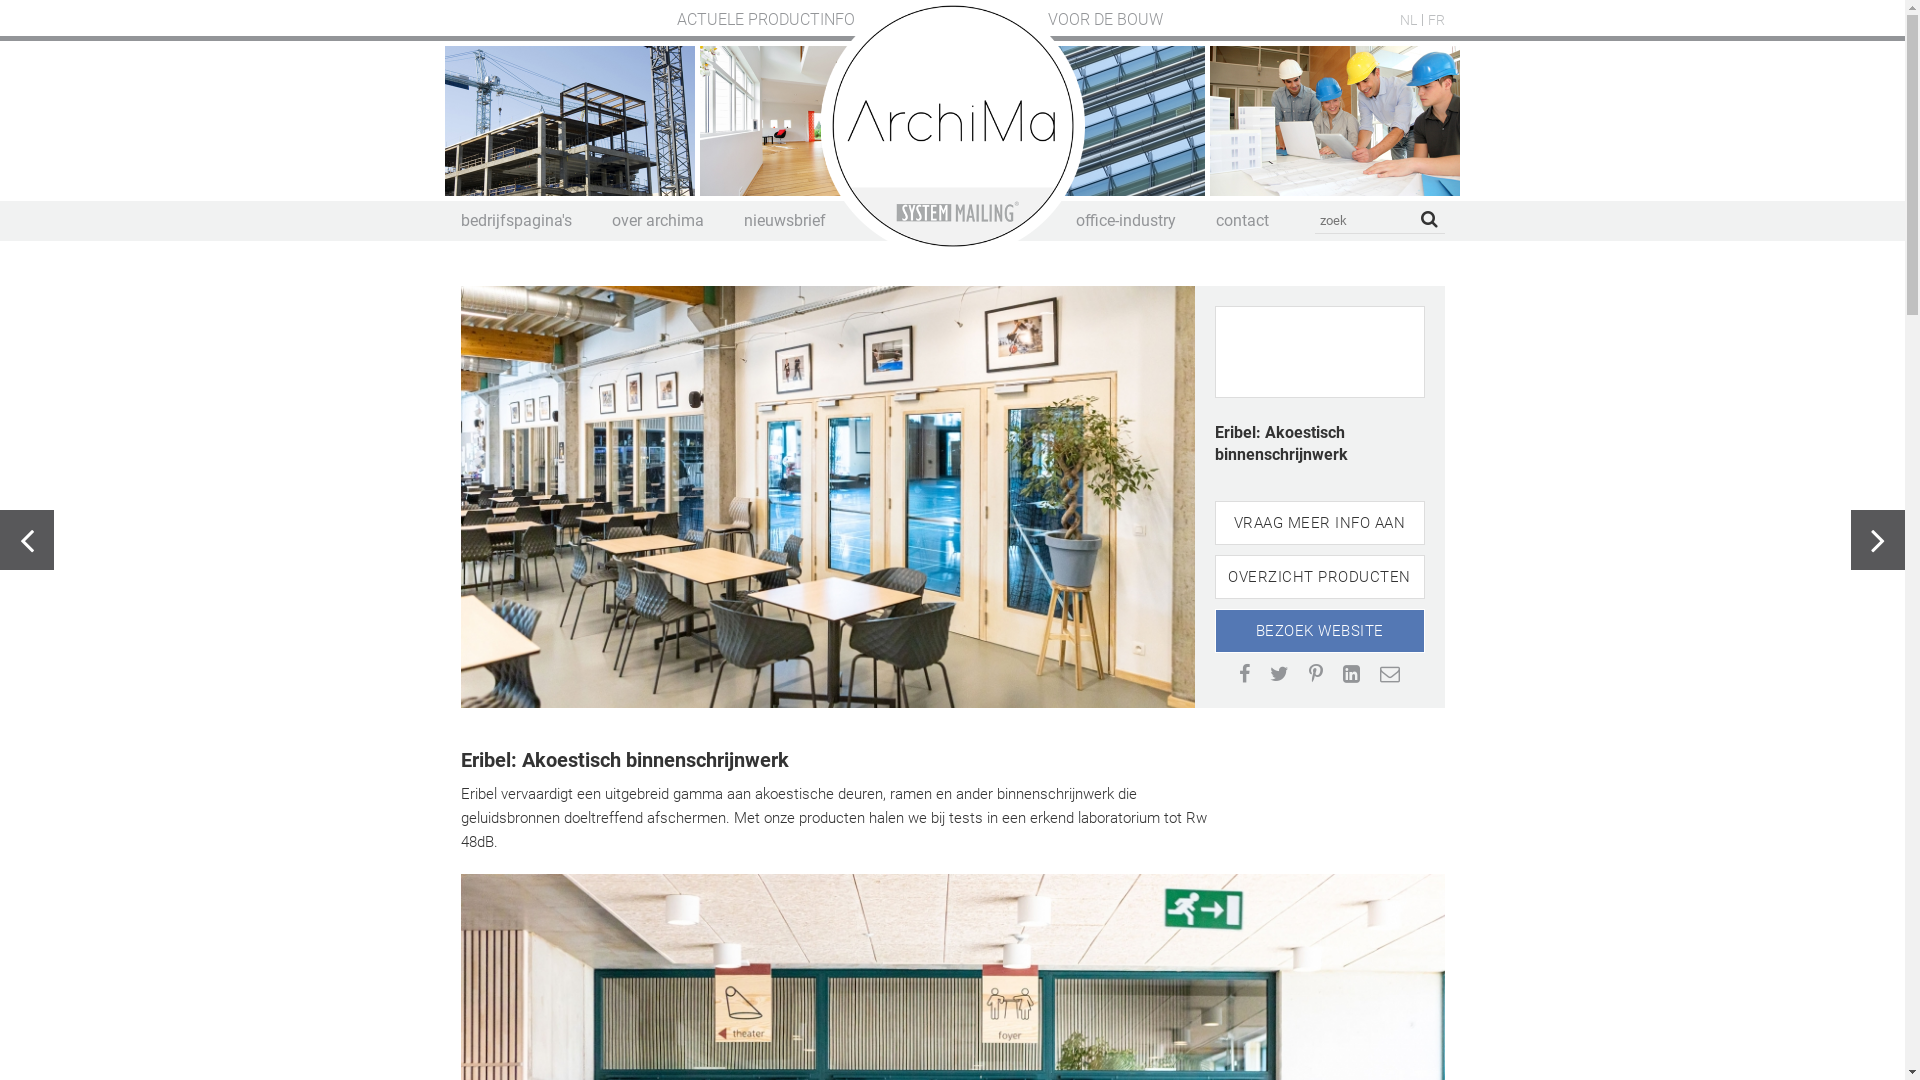 This screenshot has width=1920, height=1080. I want to click on 'nieuwsbrief', so click(784, 220).